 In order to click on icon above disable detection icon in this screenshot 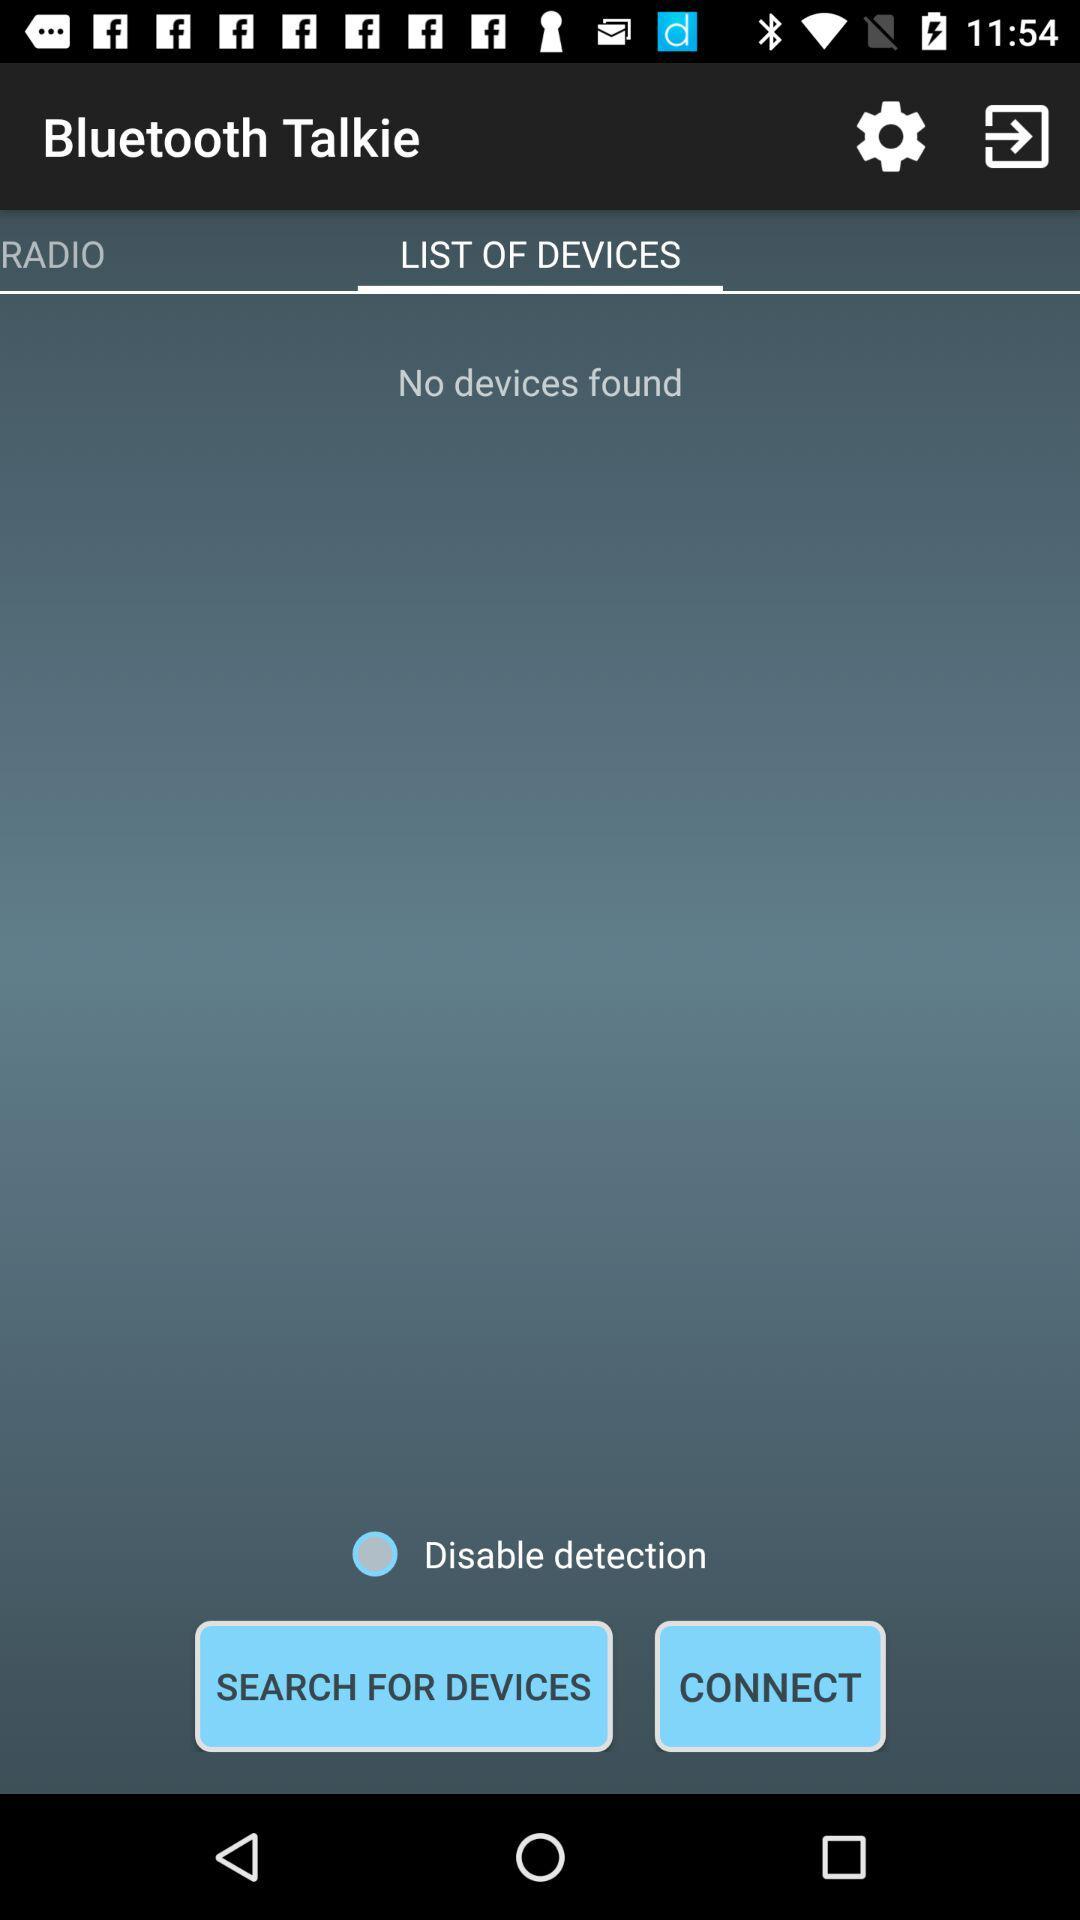, I will do `click(540, 910)`.